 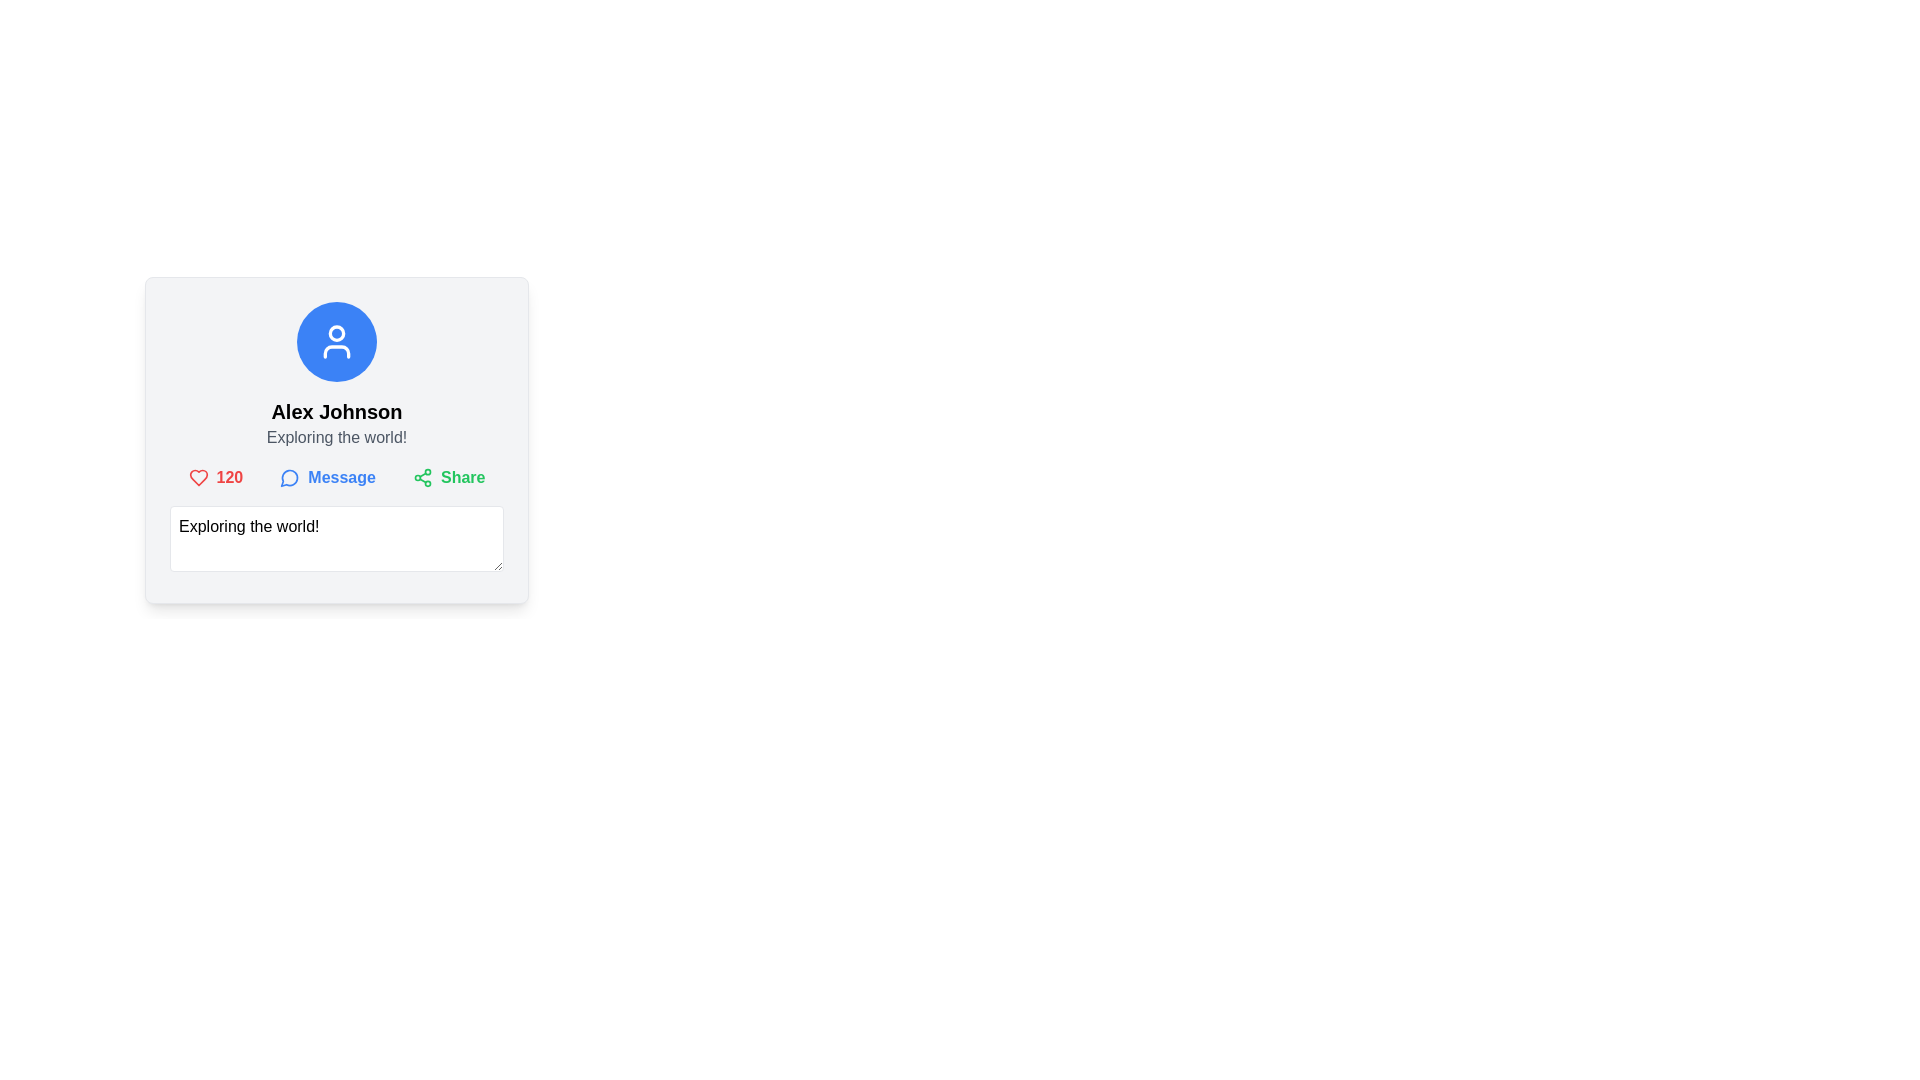 I want to click on the small blue circle icon with a white center that resembles a messaging icon, located to the left of the 'Message' button, so click(x=289, y=478).